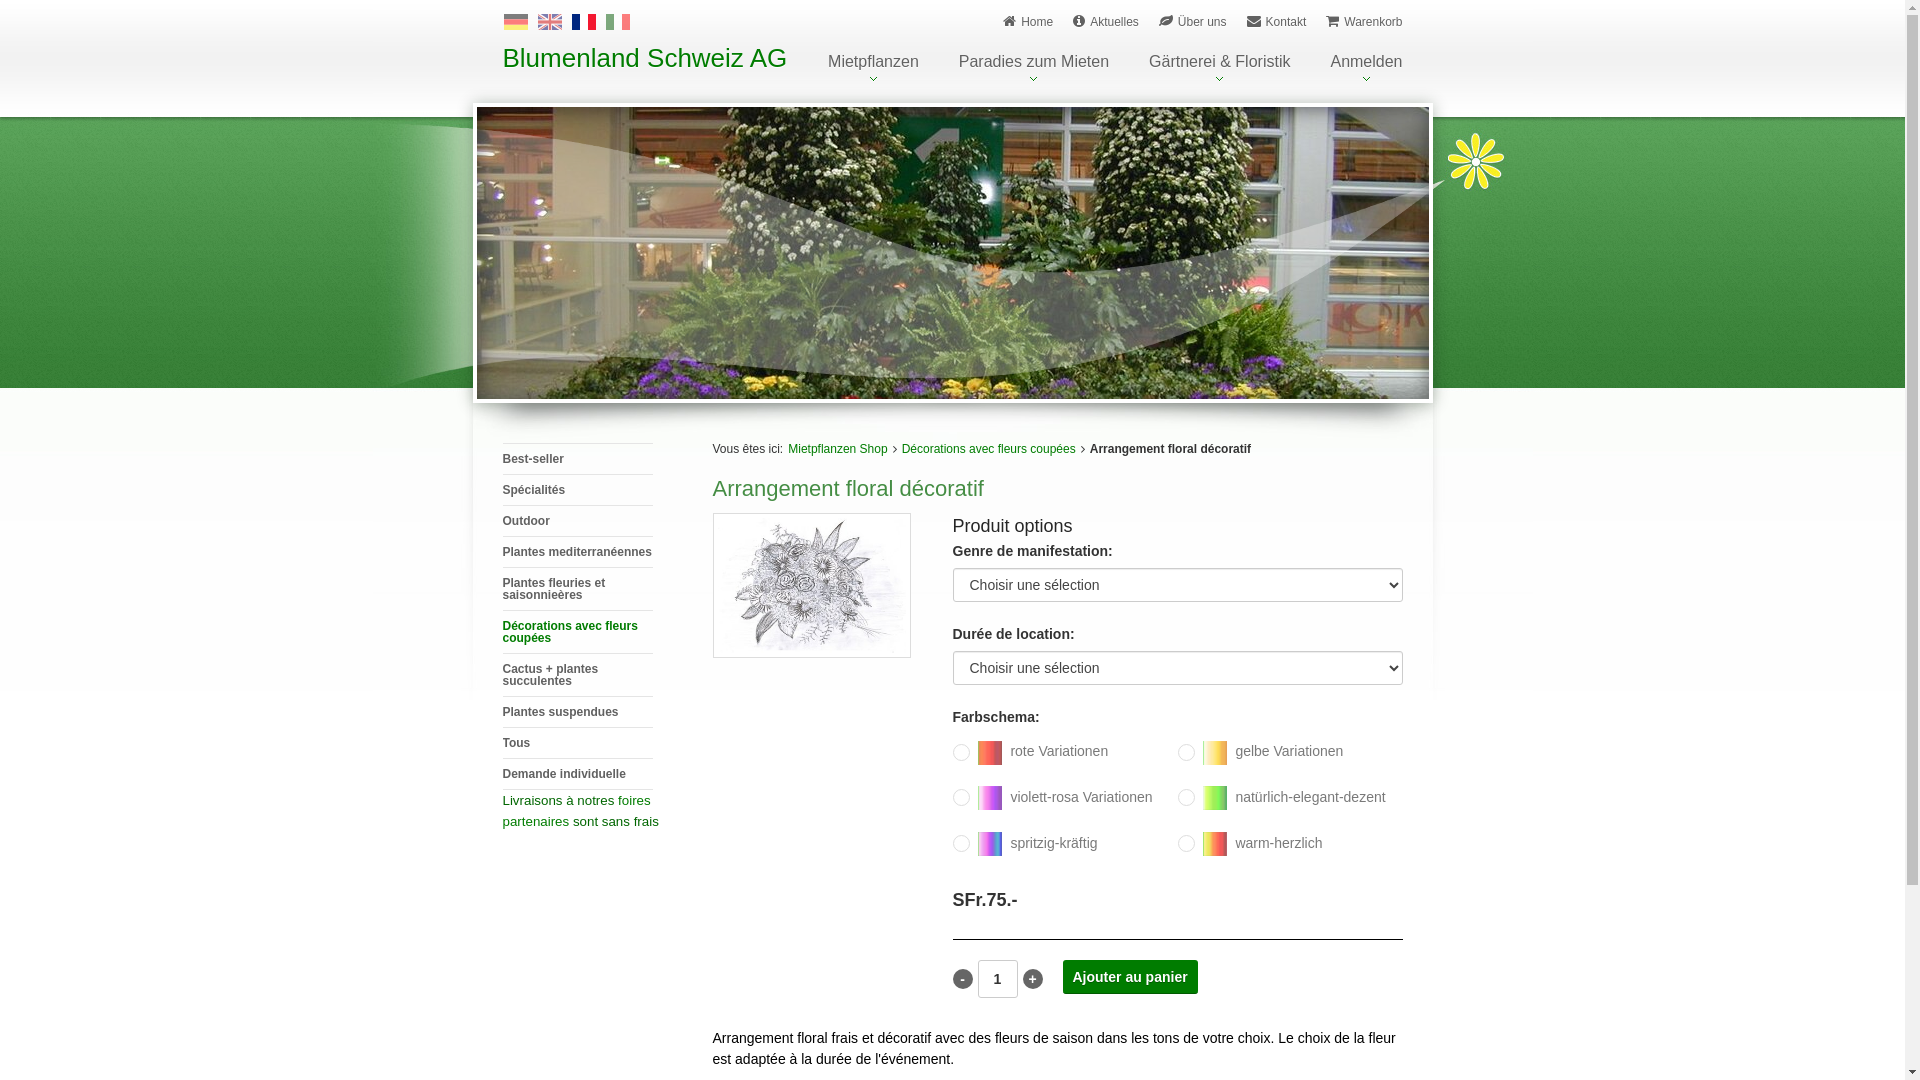  Describe the element at coordinates (1365, 67) in the screenshot. I see `'Anmelden'` at that location.